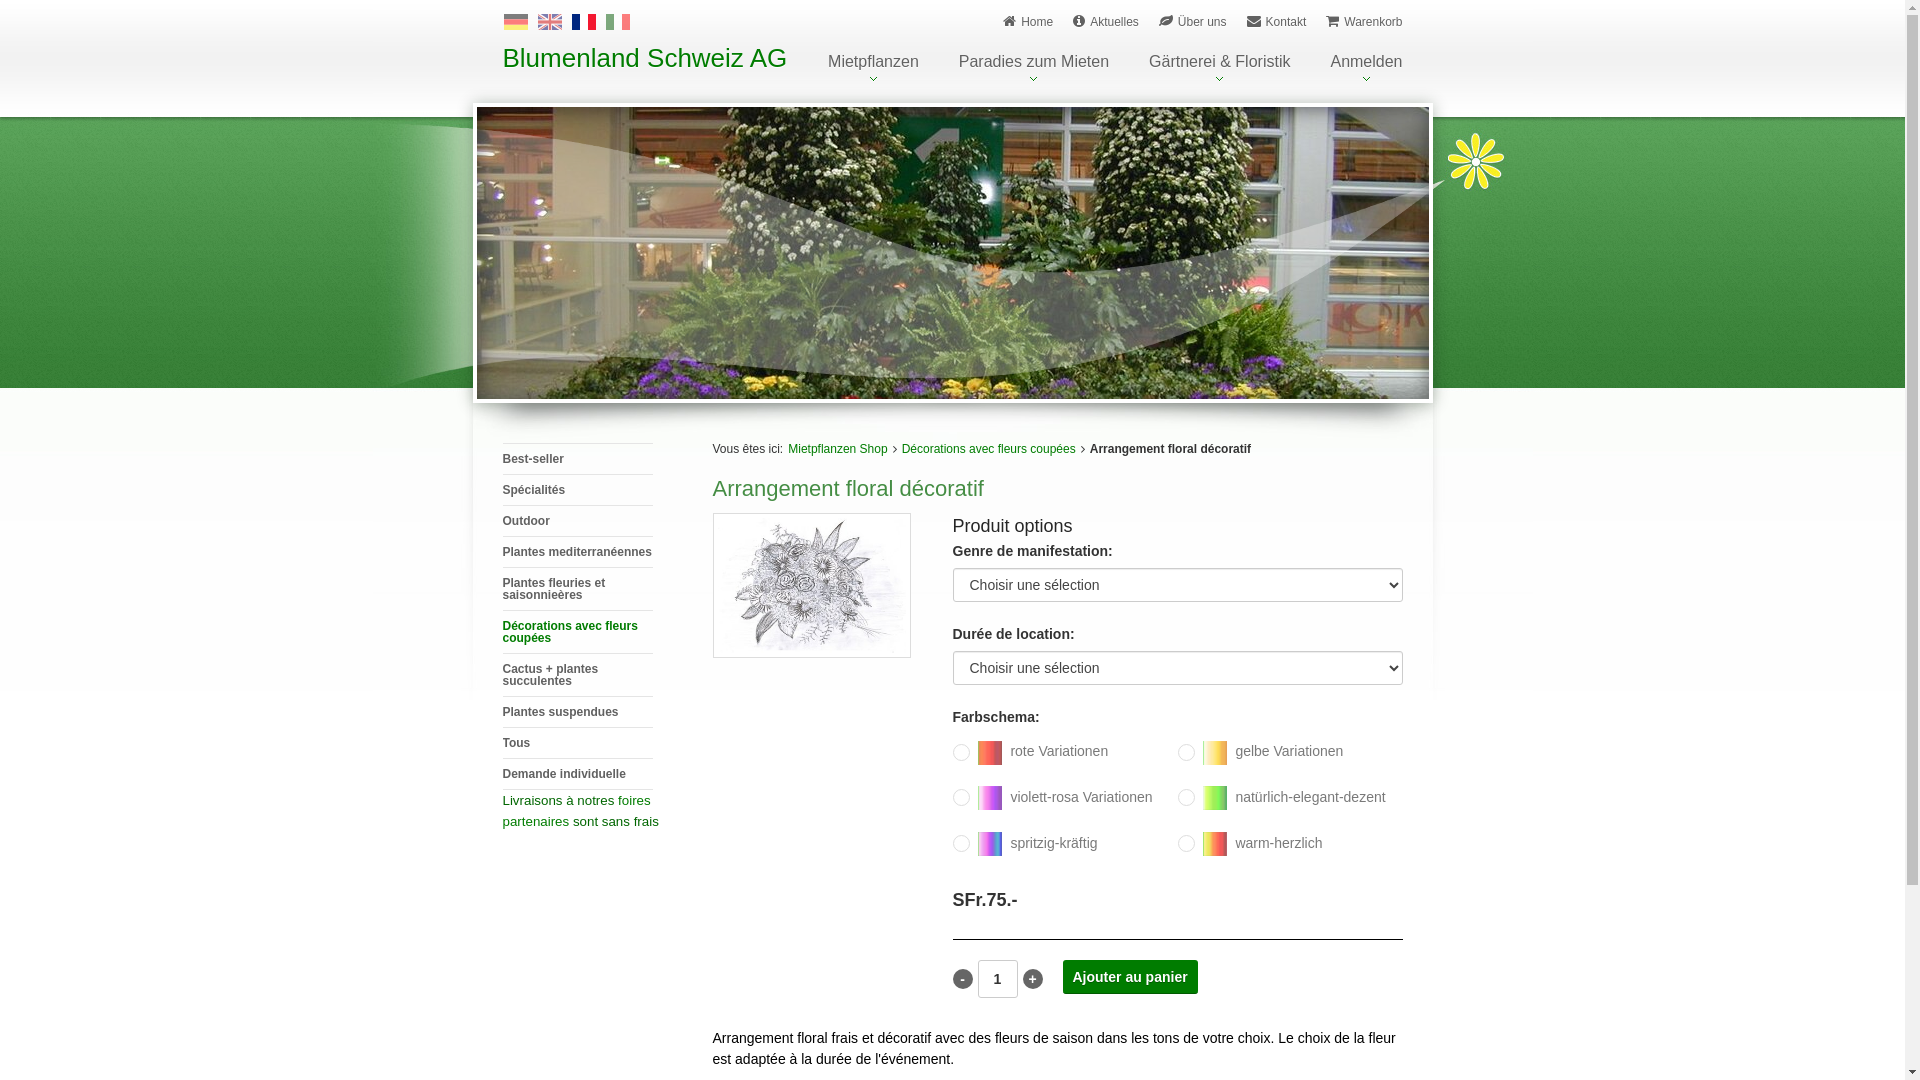  Describe the element at coordinates (1365, 67) in the screenshot. I see `'Anmelden'` at that location.